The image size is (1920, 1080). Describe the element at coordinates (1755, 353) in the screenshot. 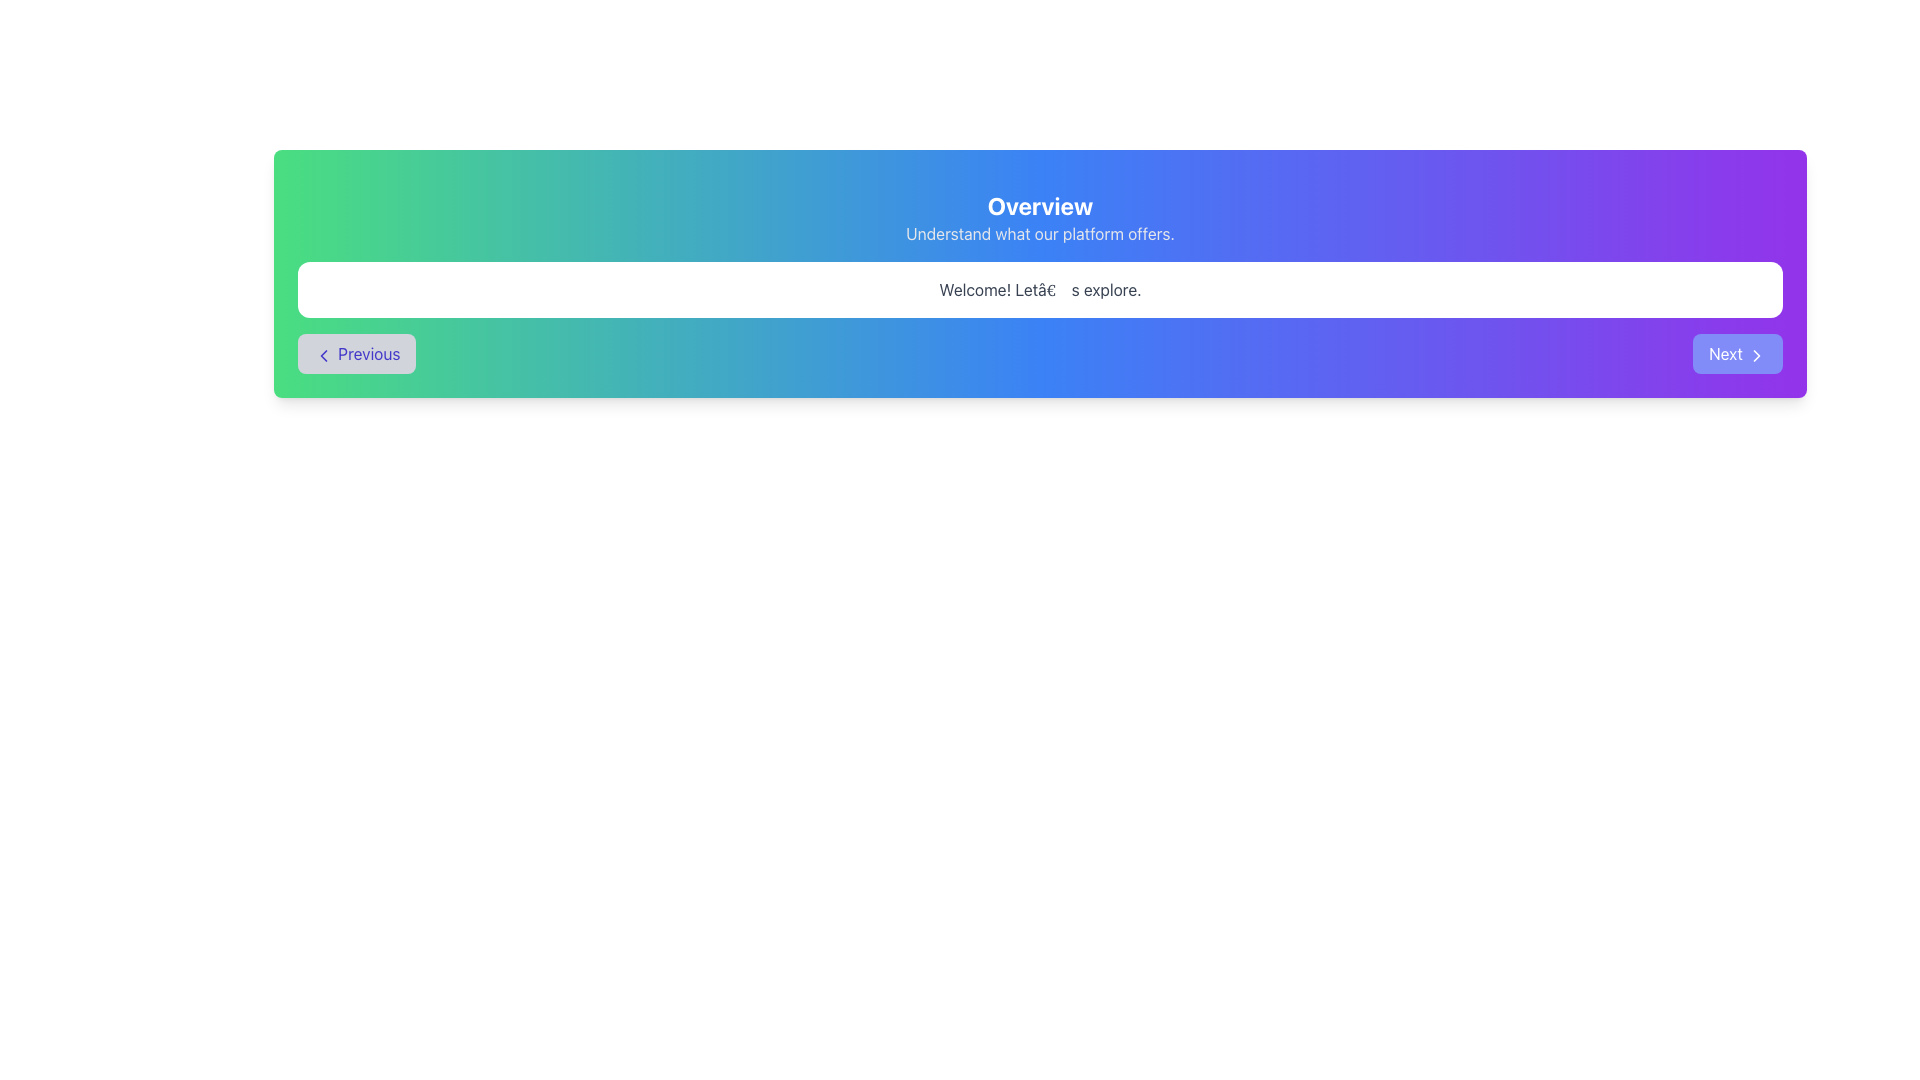

I see `the Chevron Indicator Icon located to the right of the 'Next' button in the bottom right corner of the gradient-colored rectangular area` at that location.